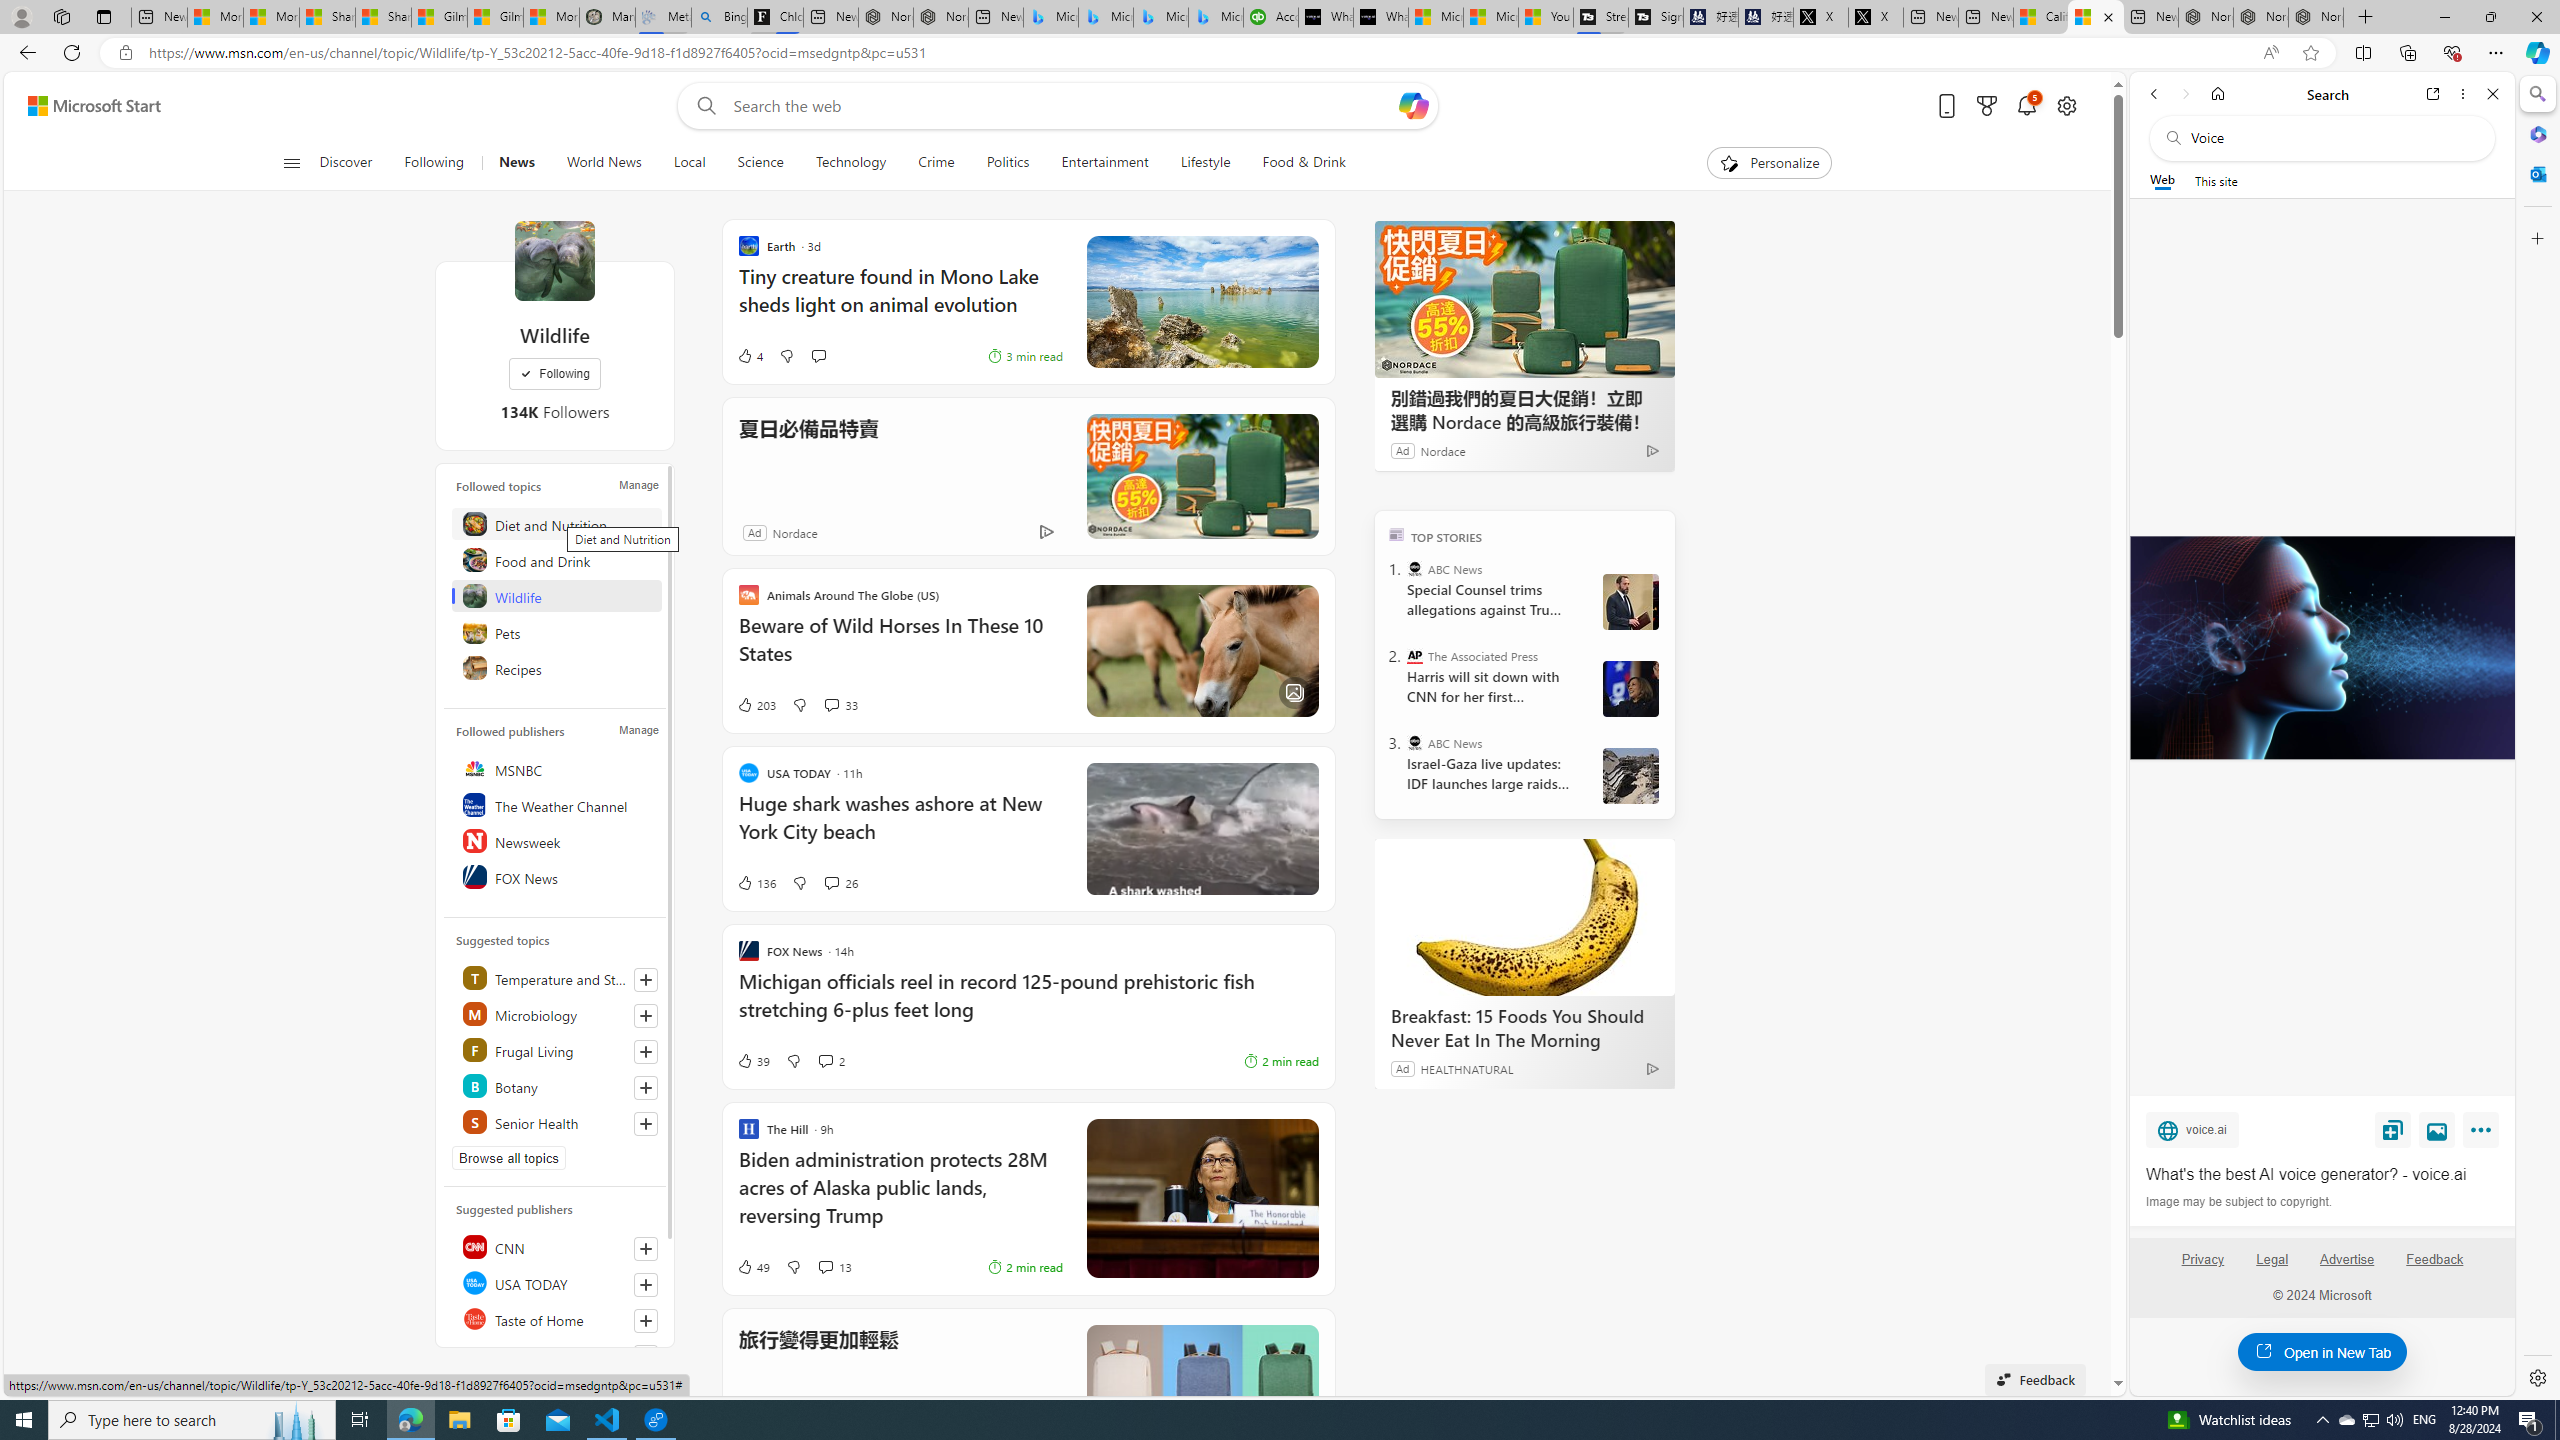  What do you see at coordinates (2323, 1351) in the screenshot?
I see `'Open in New Tab'` at bounding box center [2323, 1351].